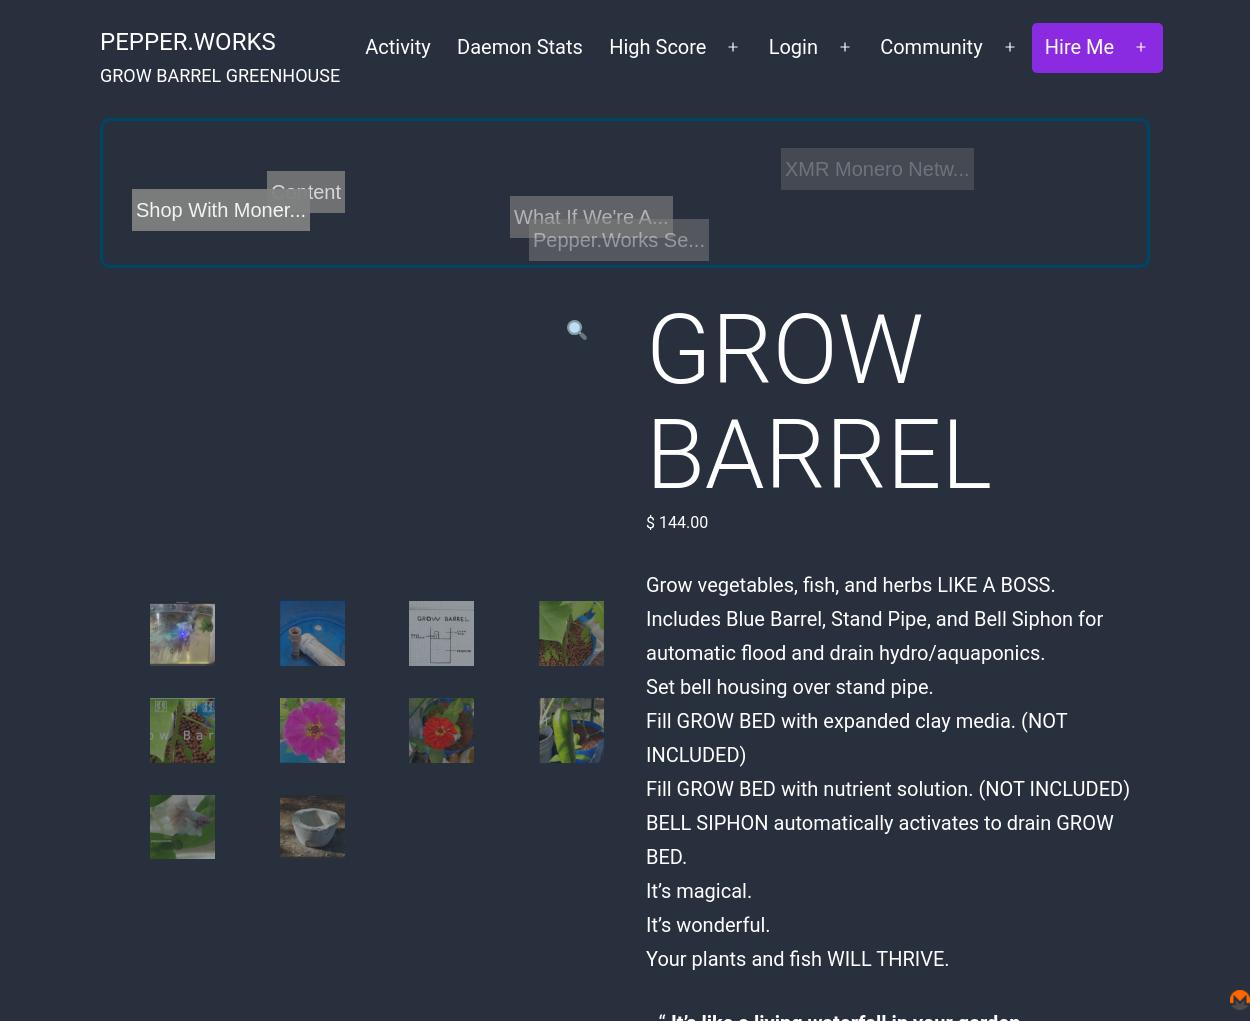 The image size is (1250, 1021). What do you see at coordinates (880, 46) in the screenshot?
I see `'Community'` at bounding box center [880, 46].